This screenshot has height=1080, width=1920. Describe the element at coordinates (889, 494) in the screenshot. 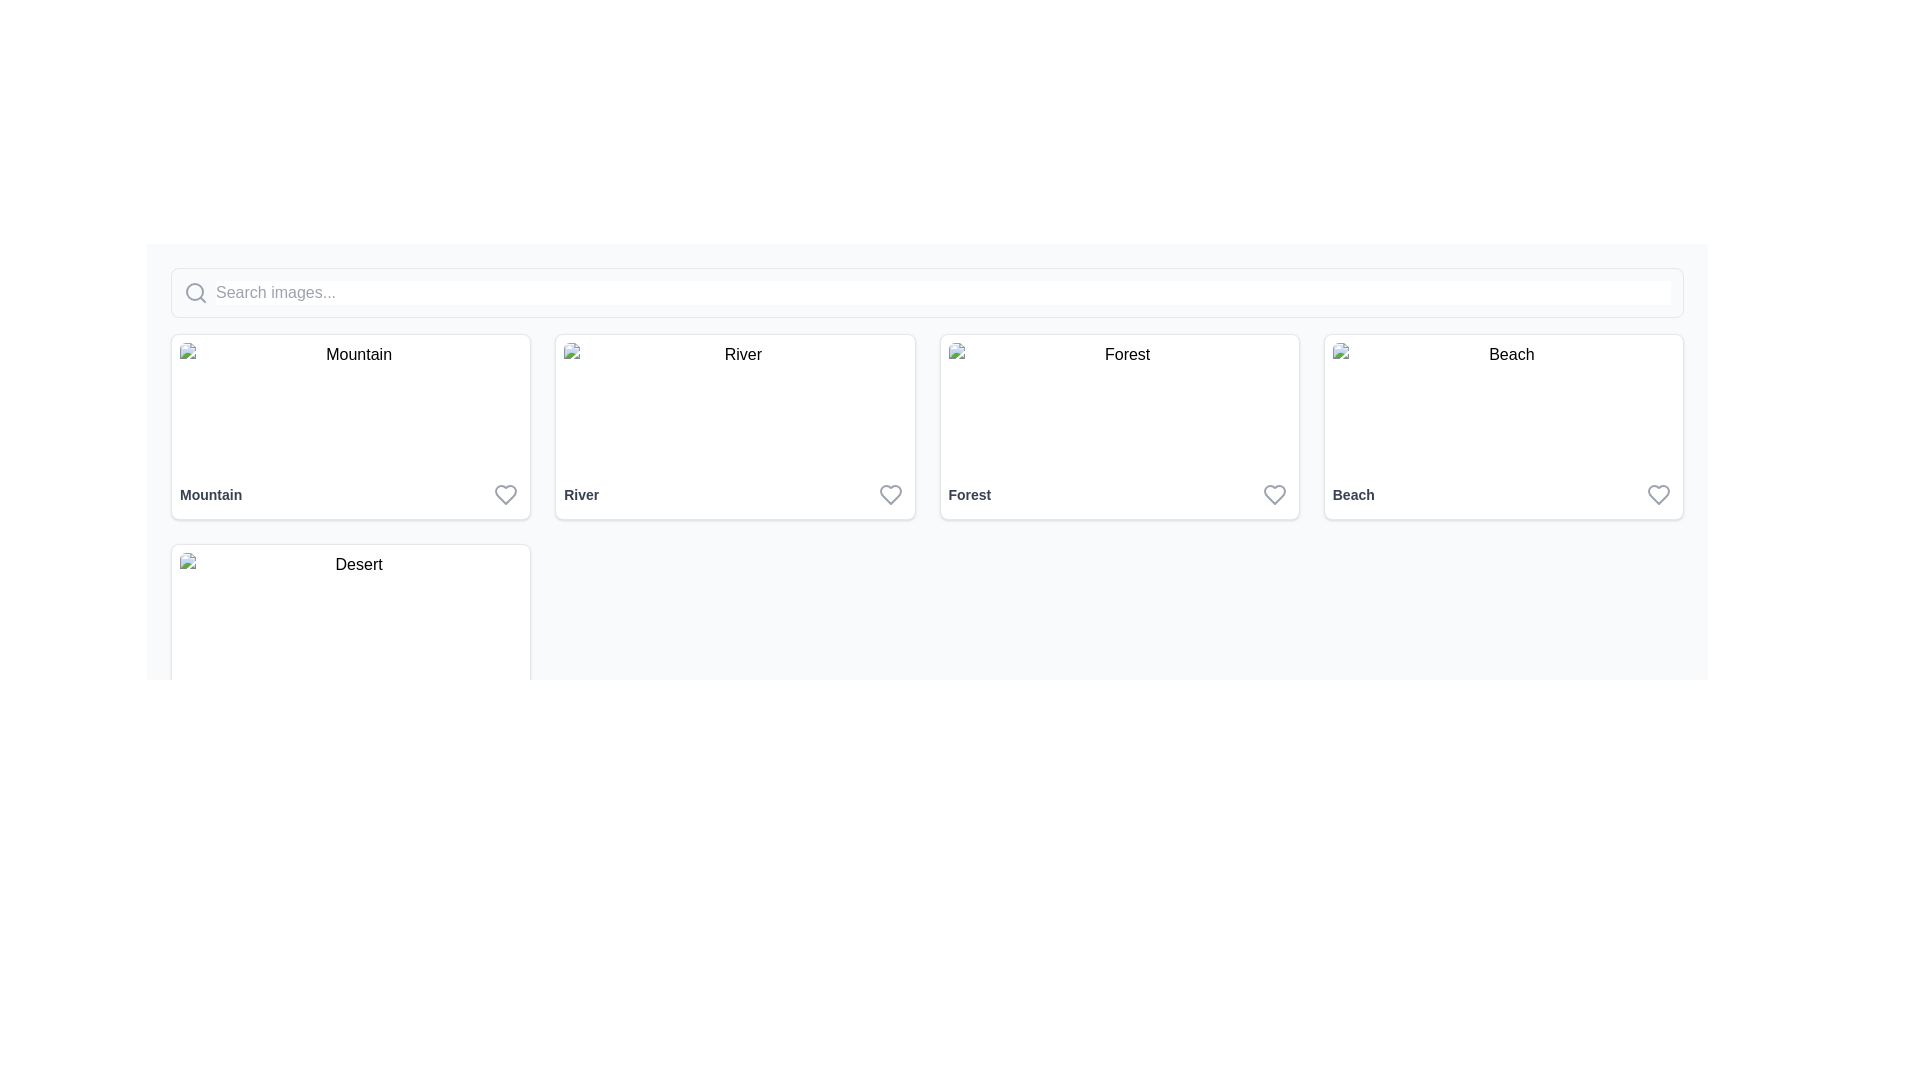

I see `the favorite button SVG icon located in the bottom-right corner of the 'River' card` at that location.